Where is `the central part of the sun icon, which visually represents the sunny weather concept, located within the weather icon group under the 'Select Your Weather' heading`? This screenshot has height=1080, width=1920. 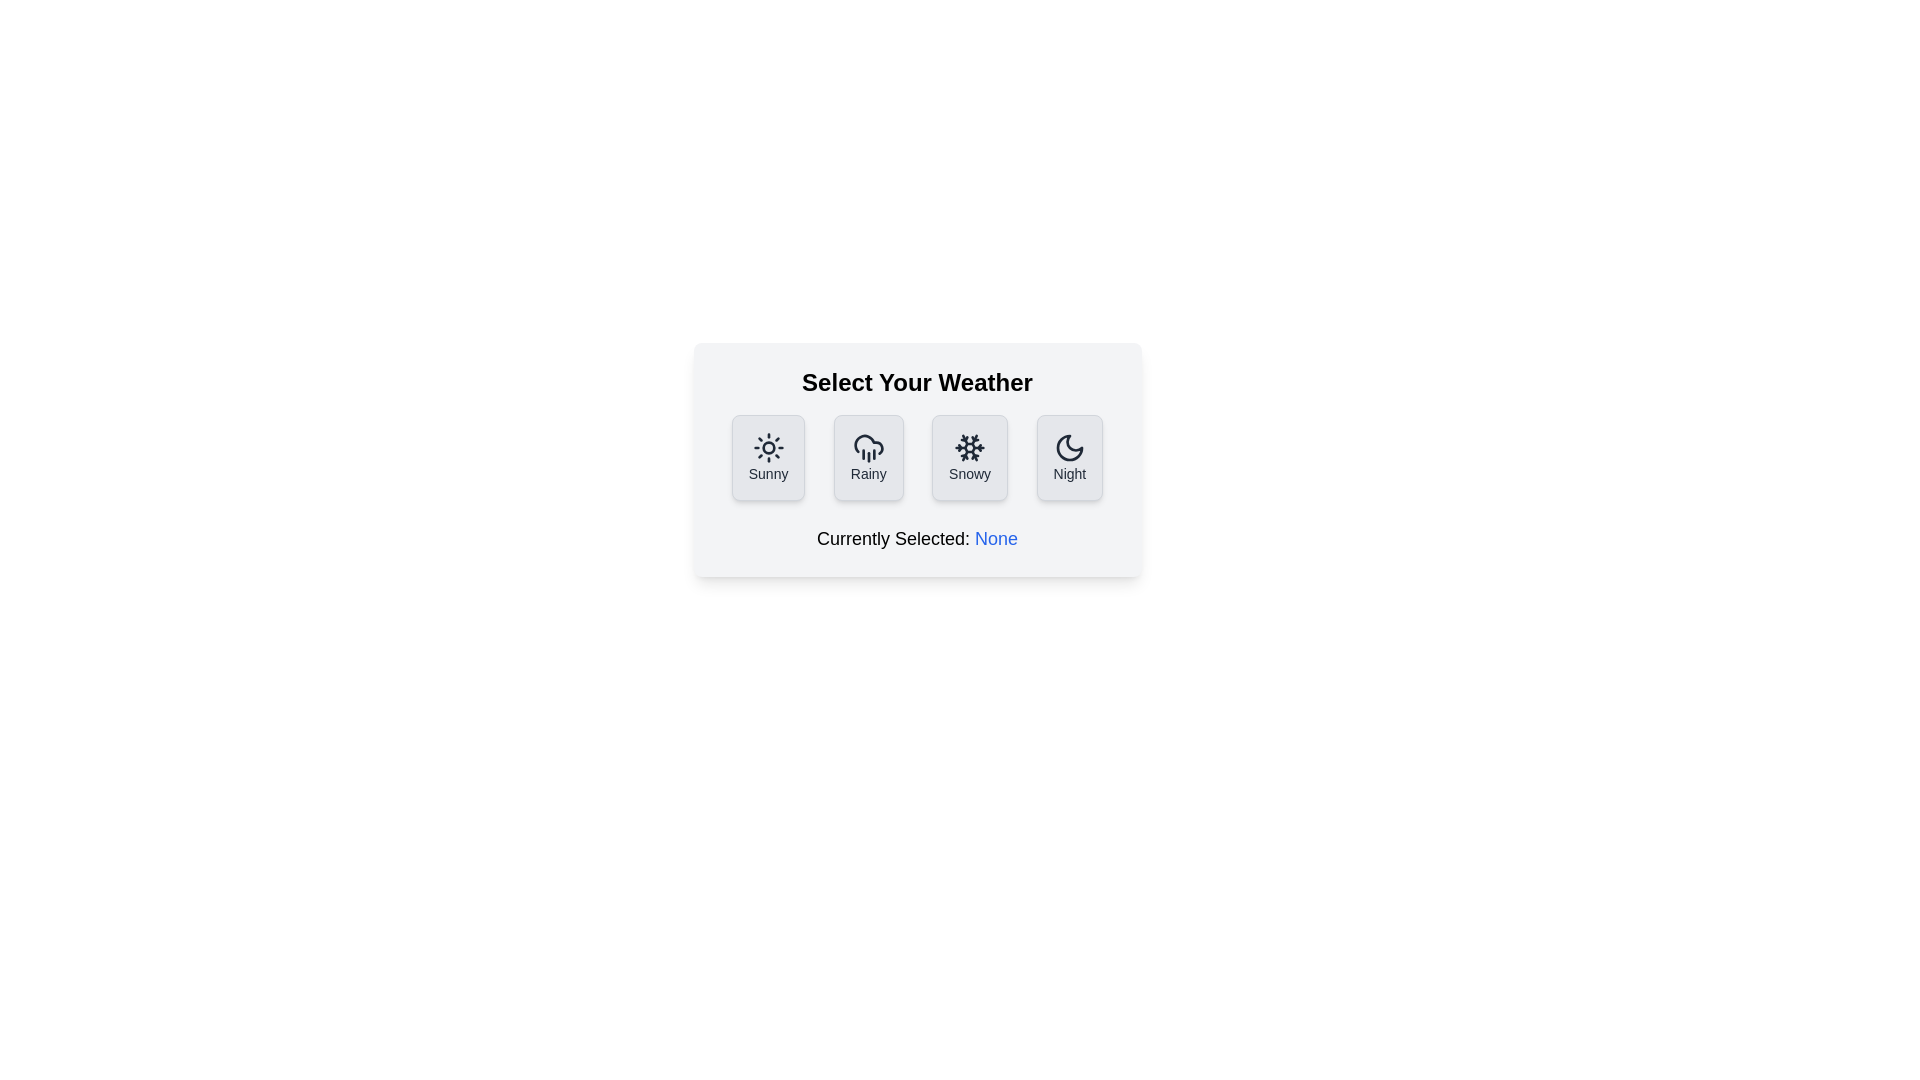 the central part of the sun icon, which visually represents the sunny weather concept, located within the weather icon group under the 'Select Your Weather' heading is located at coordinates (767, 446).